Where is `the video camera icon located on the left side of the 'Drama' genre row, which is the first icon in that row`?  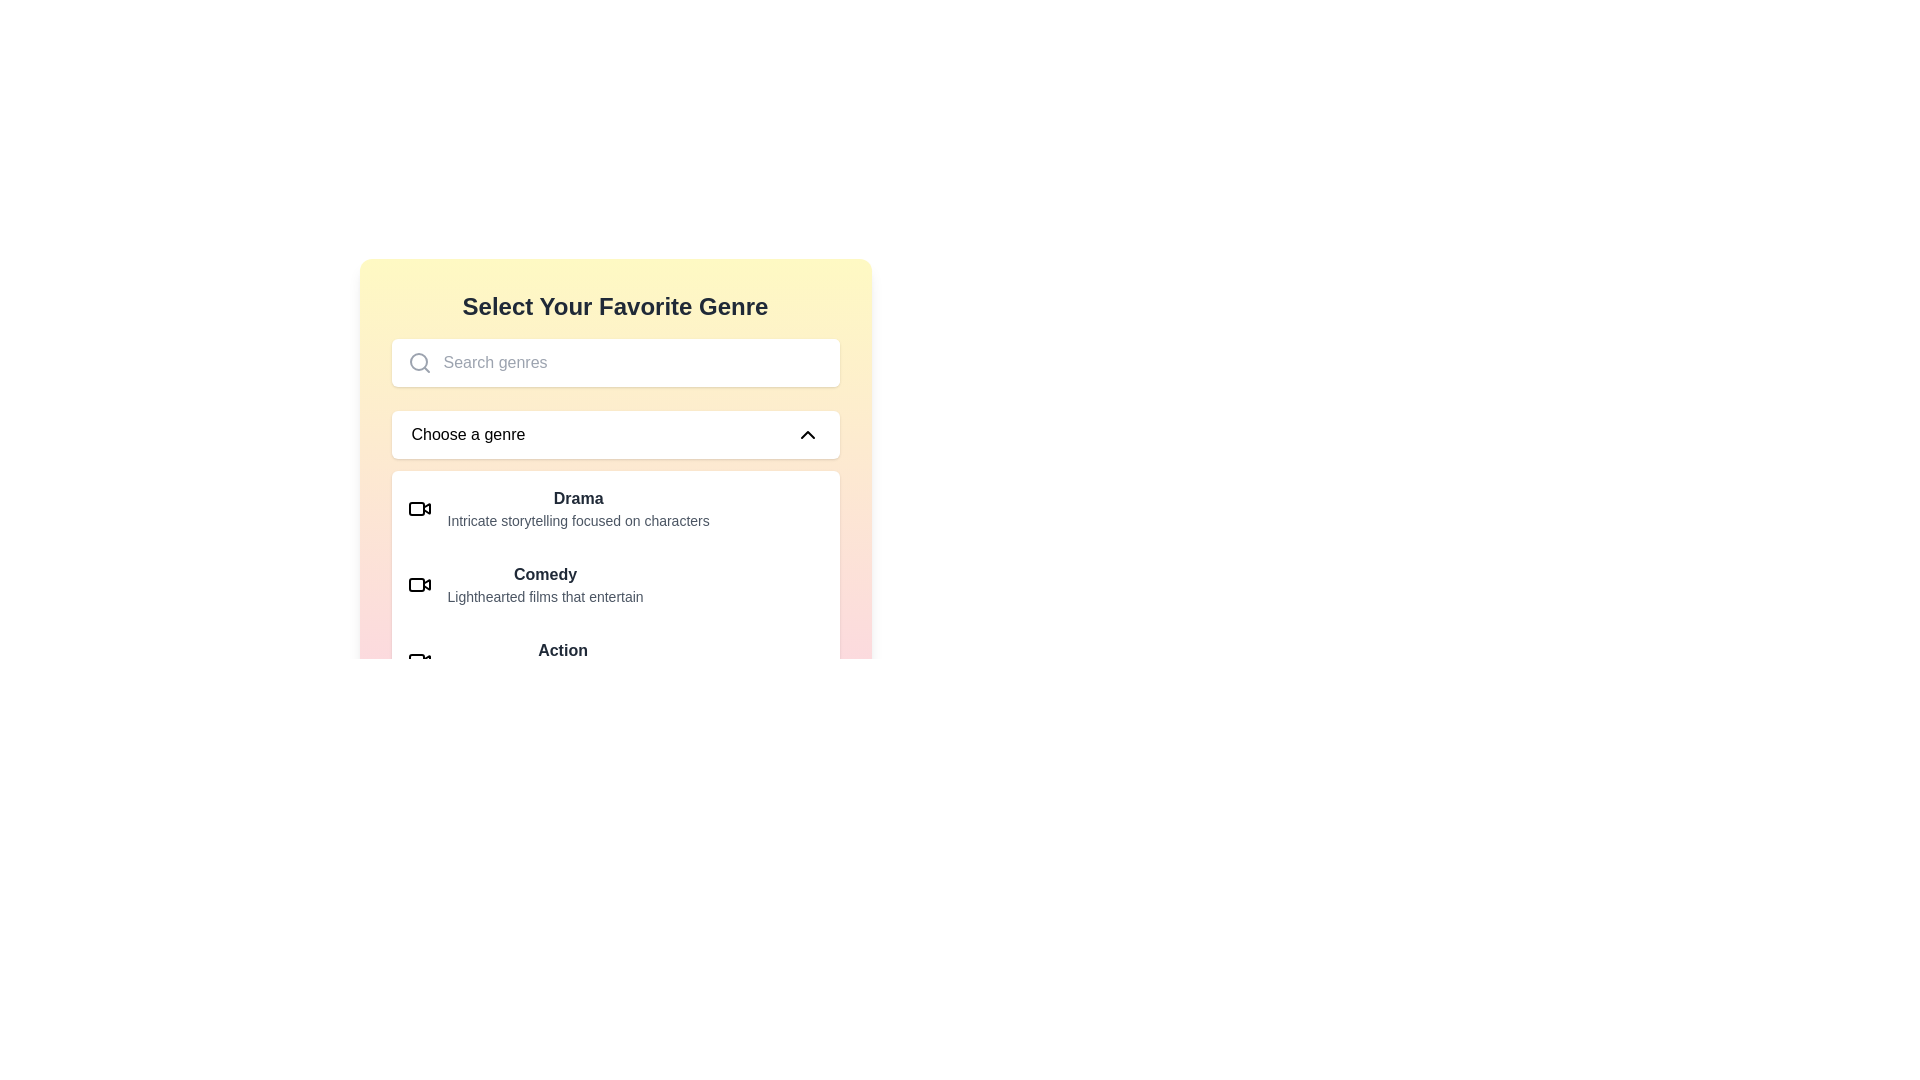 the video camera icon located on the left side of the 'Drama' genre row, which is the first icon in that row is located at coordinates (418, 508).